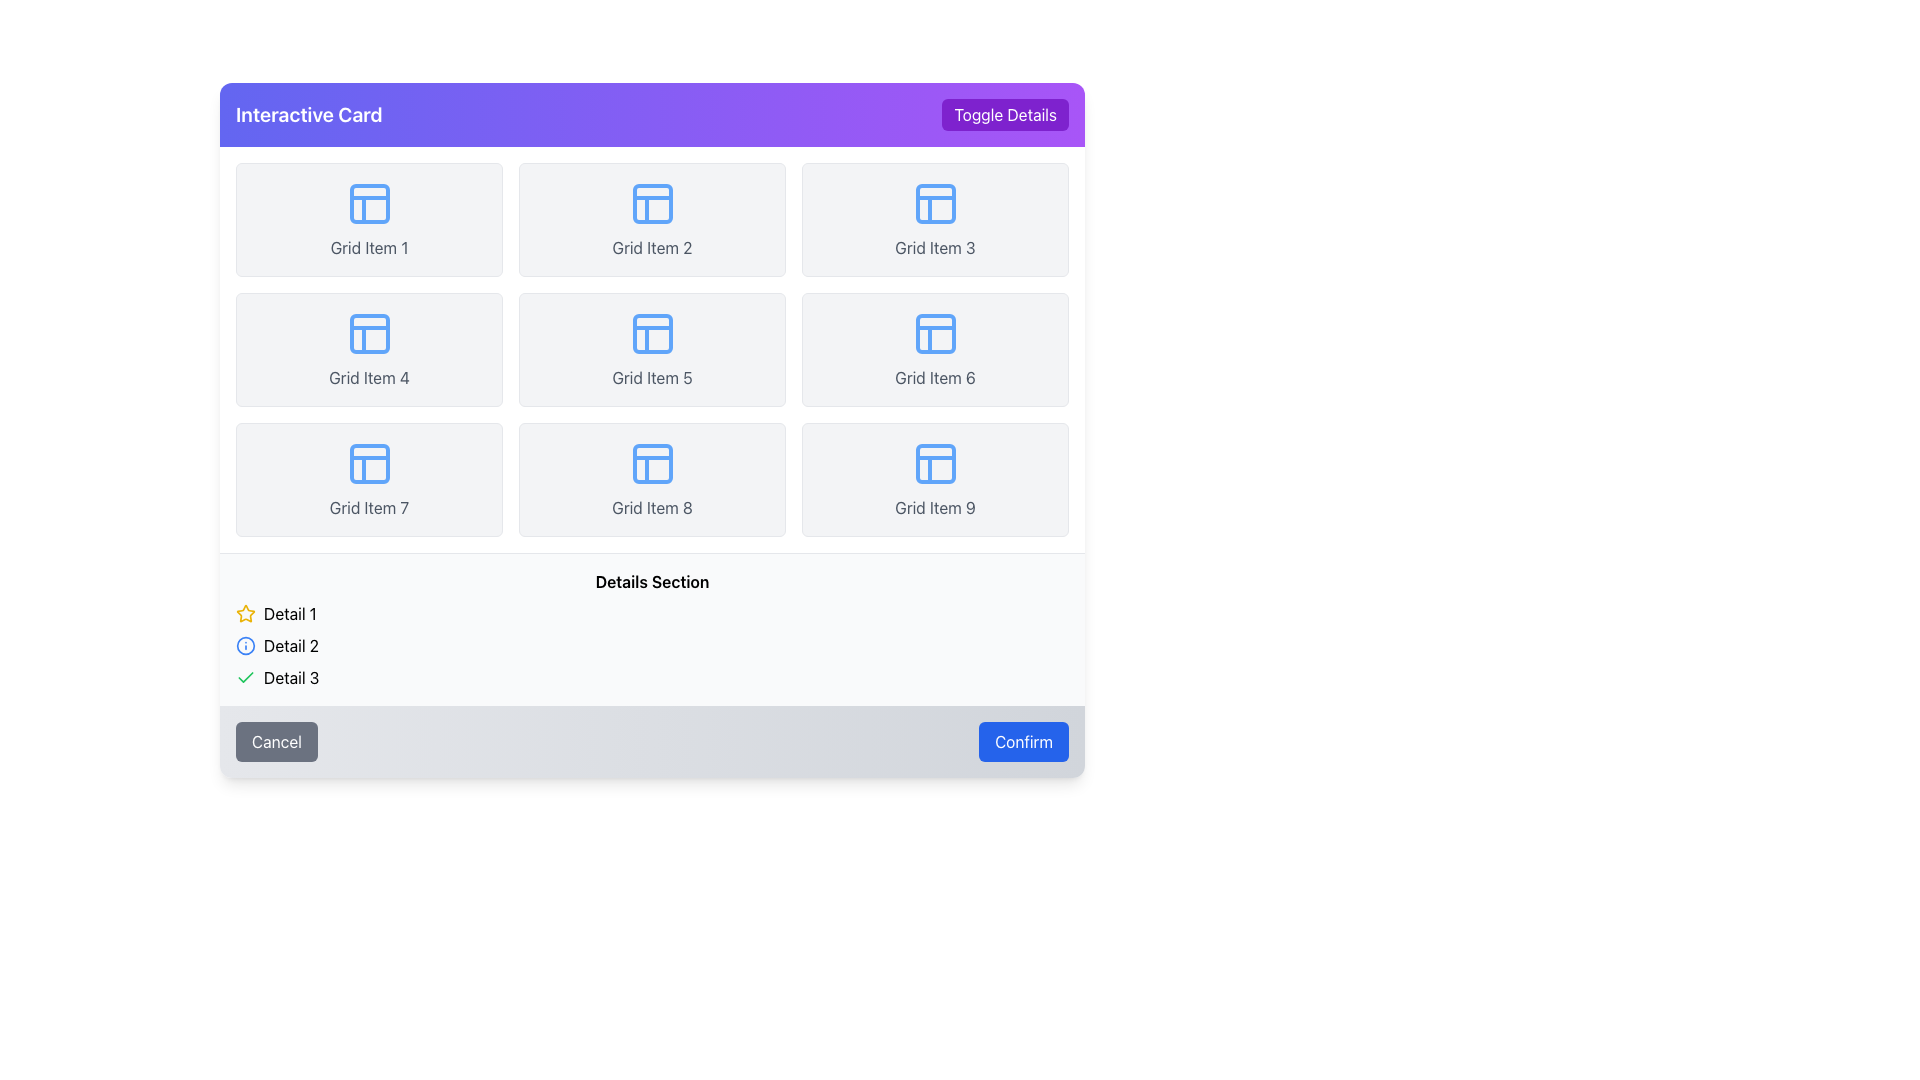 The image size is (1920, 1080). What do you see at coordinates (290, 677) in the screenshot?
I see `the text label reading 'Detail 3', which is styled in a normal sans-serif font and located at the bottom of a vertical list of items, indicating a completed or selected status with a green checkmark icon adjacent to it` at bounding box center [290, 677].